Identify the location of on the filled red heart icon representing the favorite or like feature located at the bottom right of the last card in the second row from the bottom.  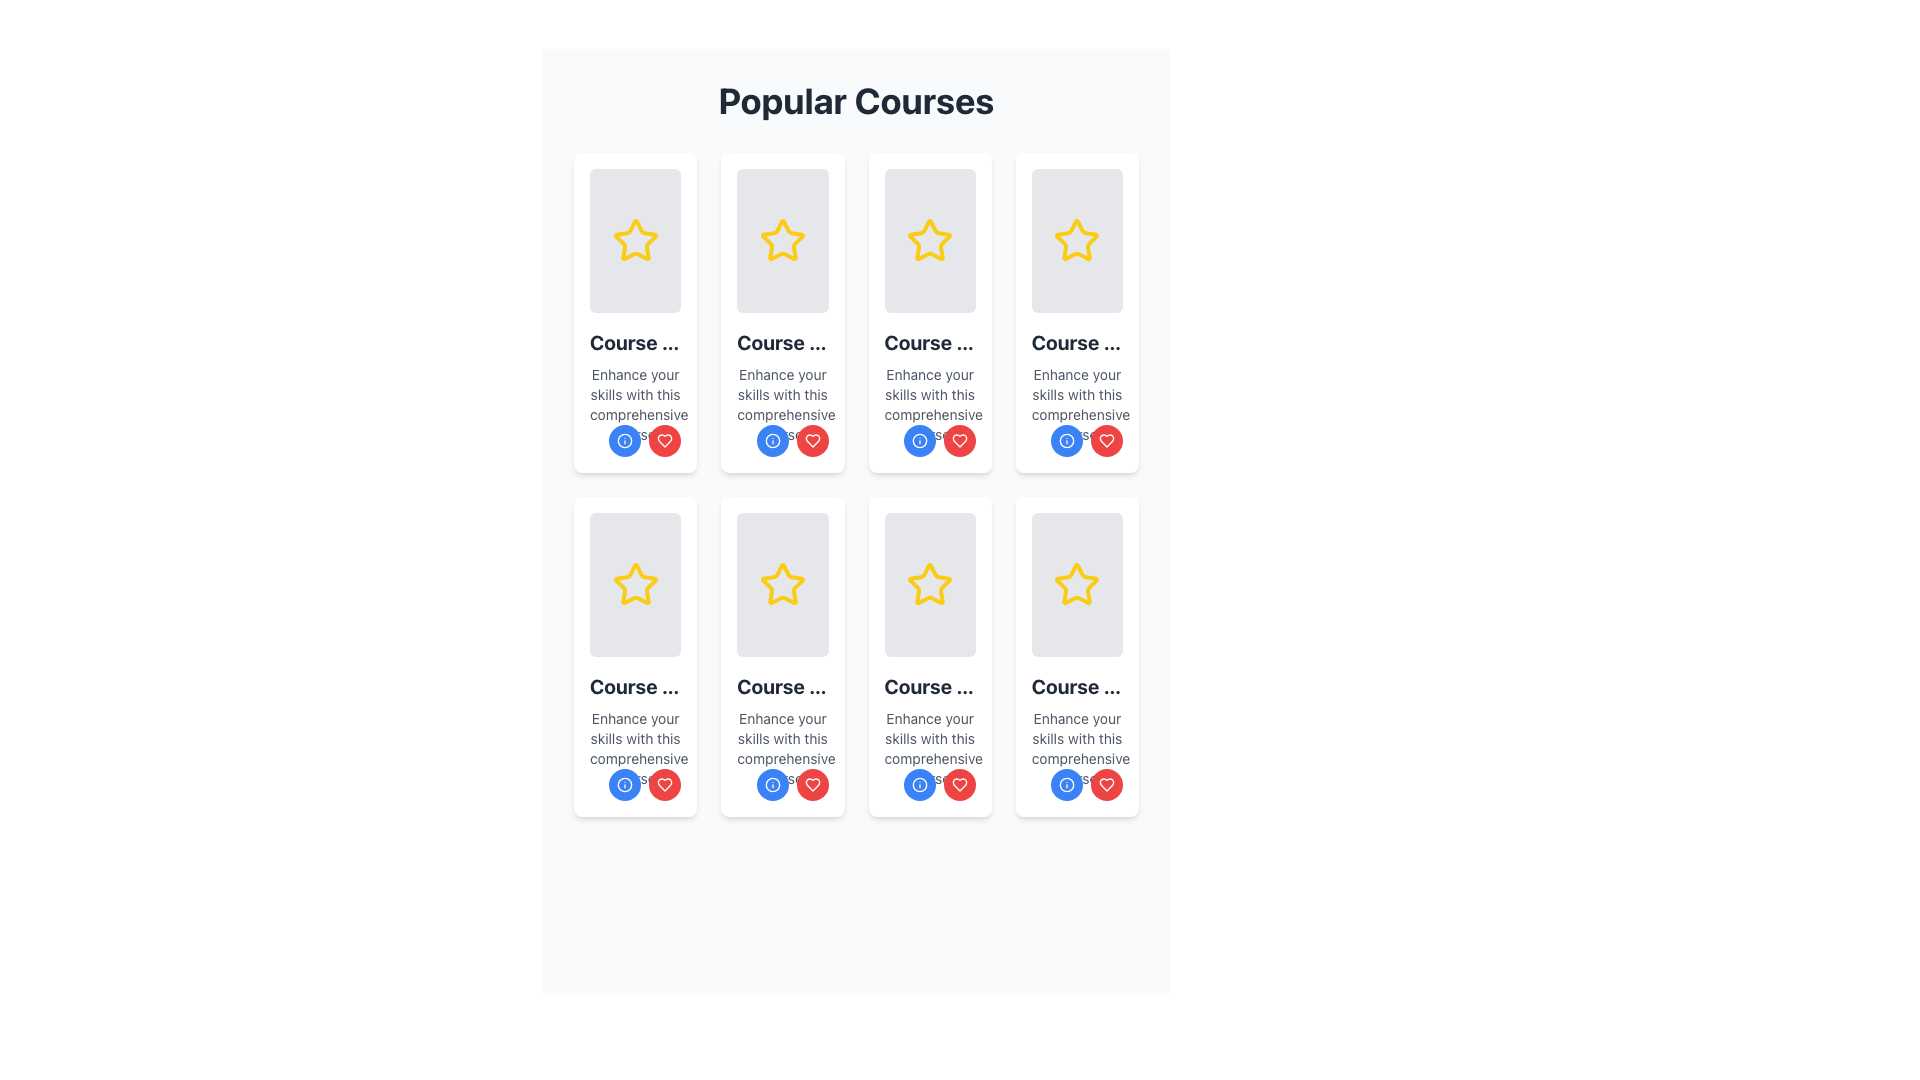
(1106, 784).